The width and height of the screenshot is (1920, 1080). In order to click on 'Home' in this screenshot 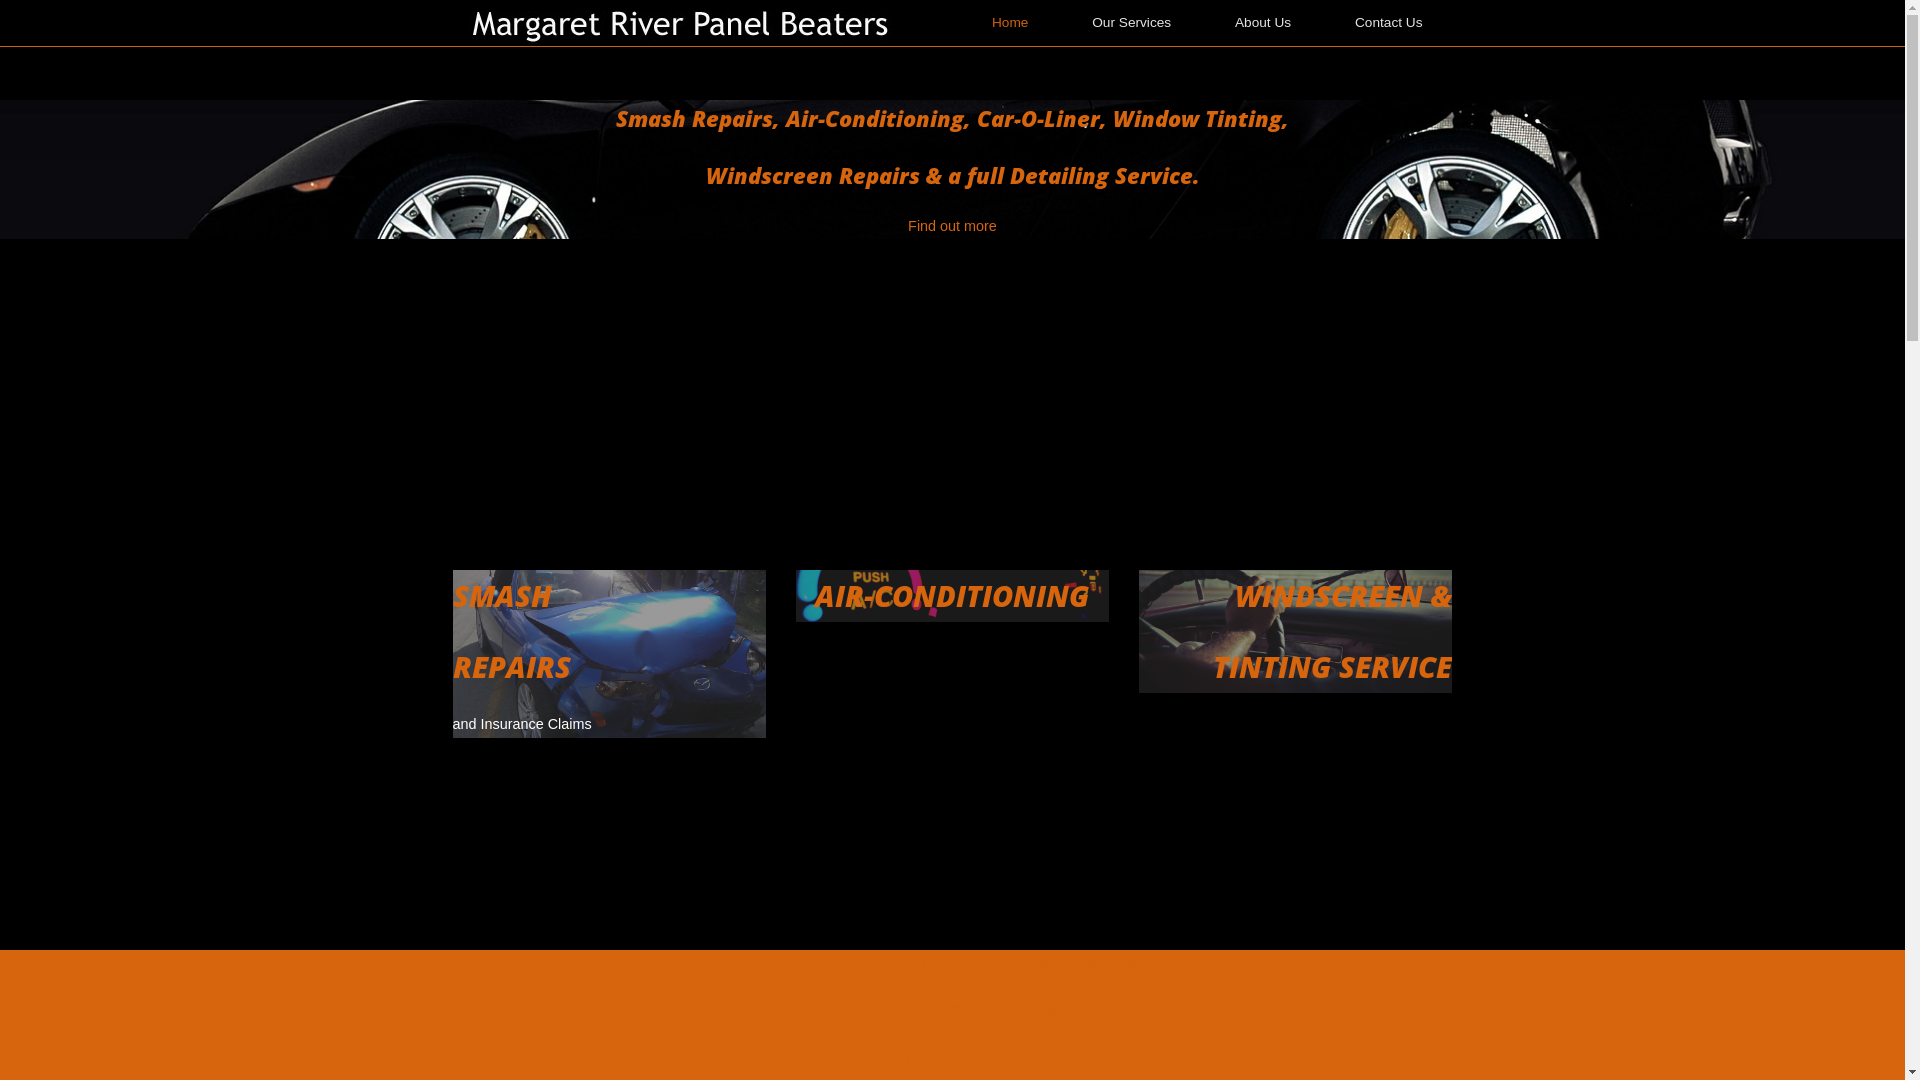, I will do `click(686, 23)`.